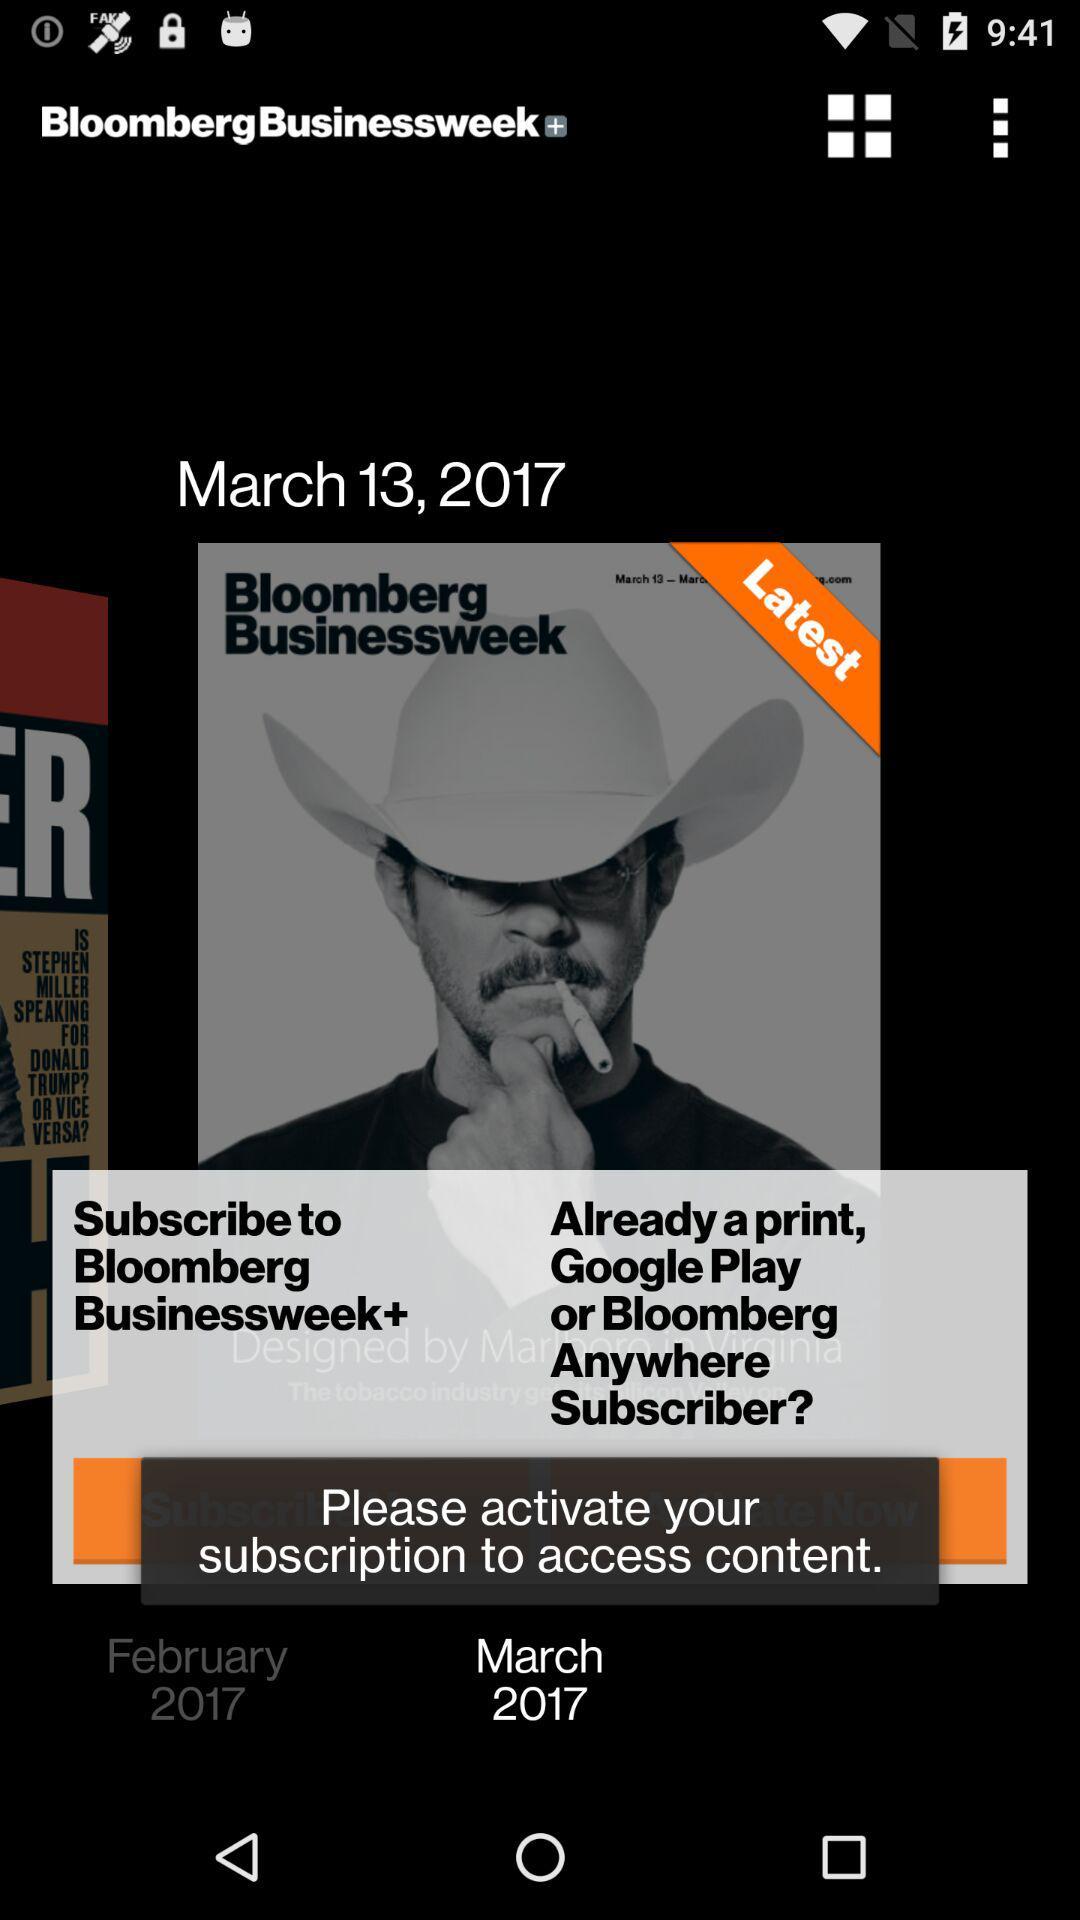 This screenshot has width=1080, height=1920. What do you see at coordinates (197, 1680) in the screenshot?
I see `the item next to the march` at bounding box center [197, 1680].